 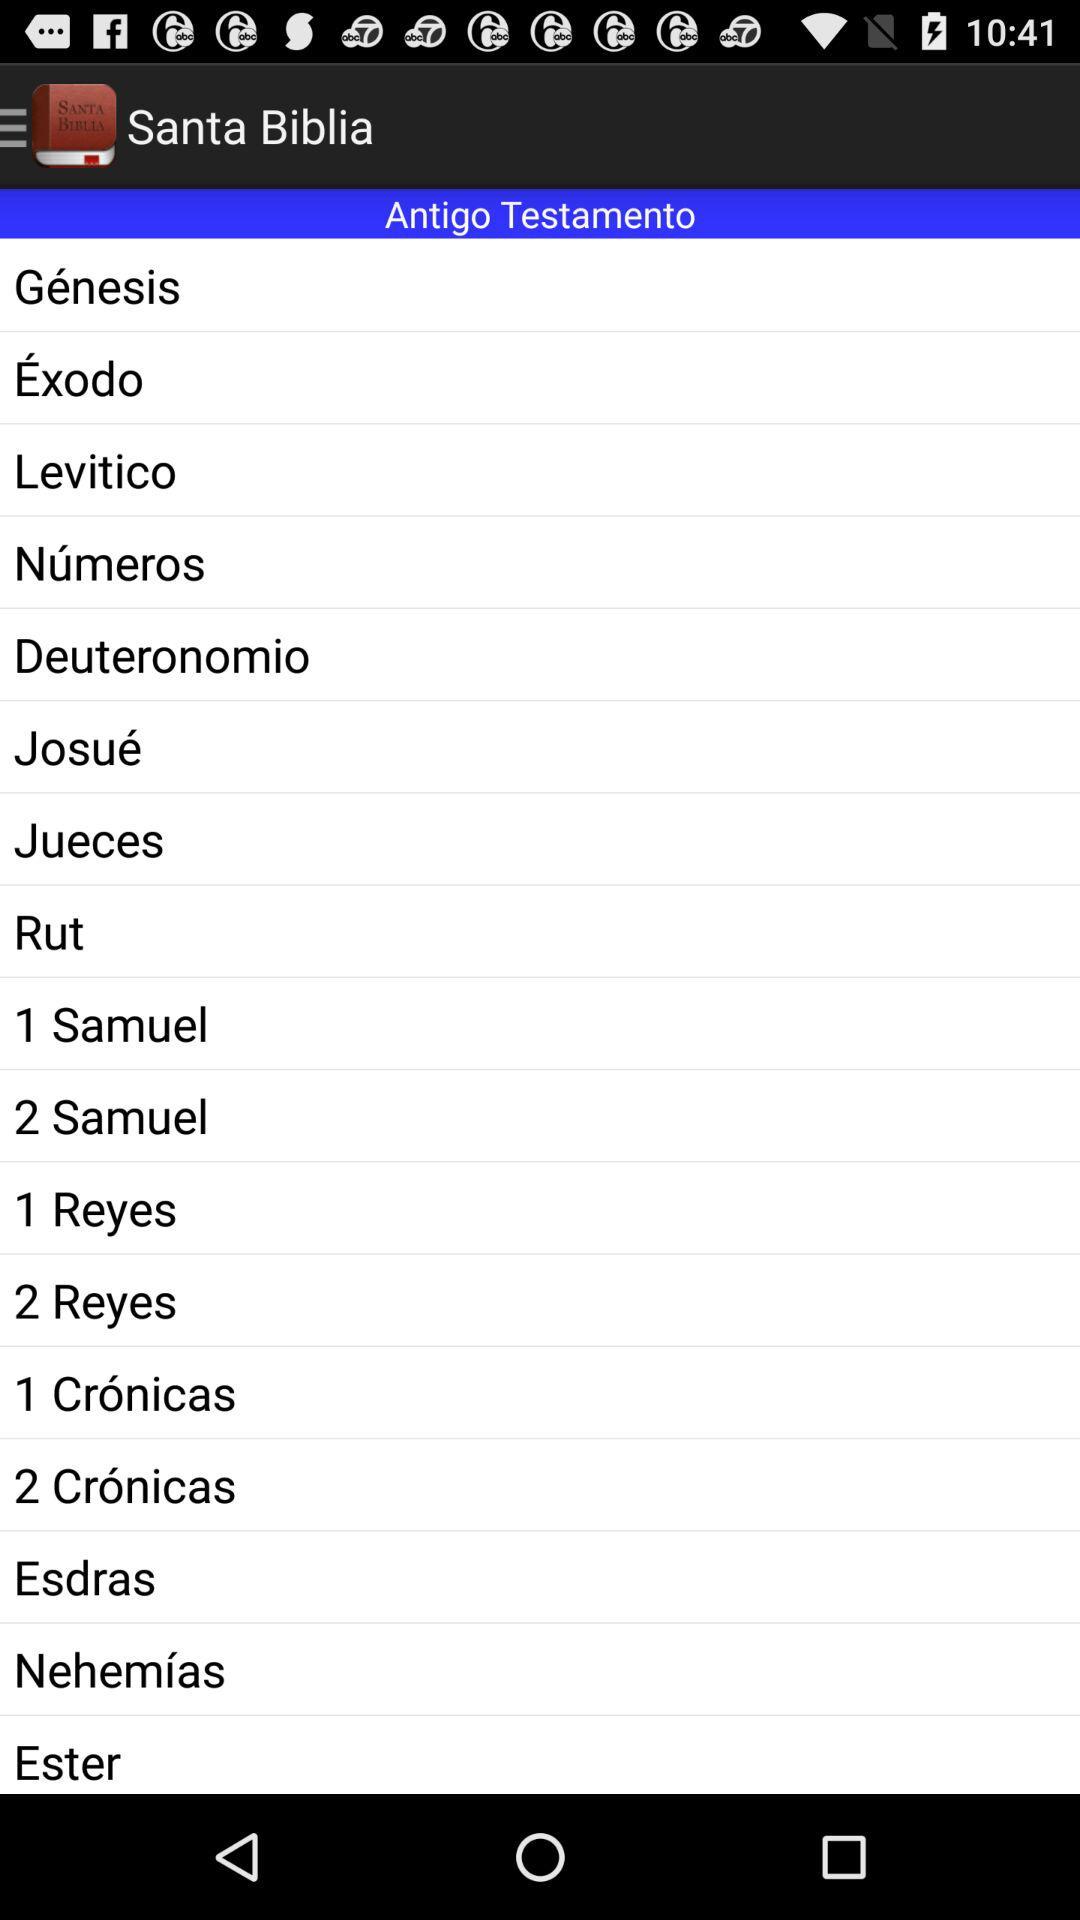 What do you see at coordinates (540, 930) in the screenshot?
I see `the rut app` at bounding box center [540, 930].